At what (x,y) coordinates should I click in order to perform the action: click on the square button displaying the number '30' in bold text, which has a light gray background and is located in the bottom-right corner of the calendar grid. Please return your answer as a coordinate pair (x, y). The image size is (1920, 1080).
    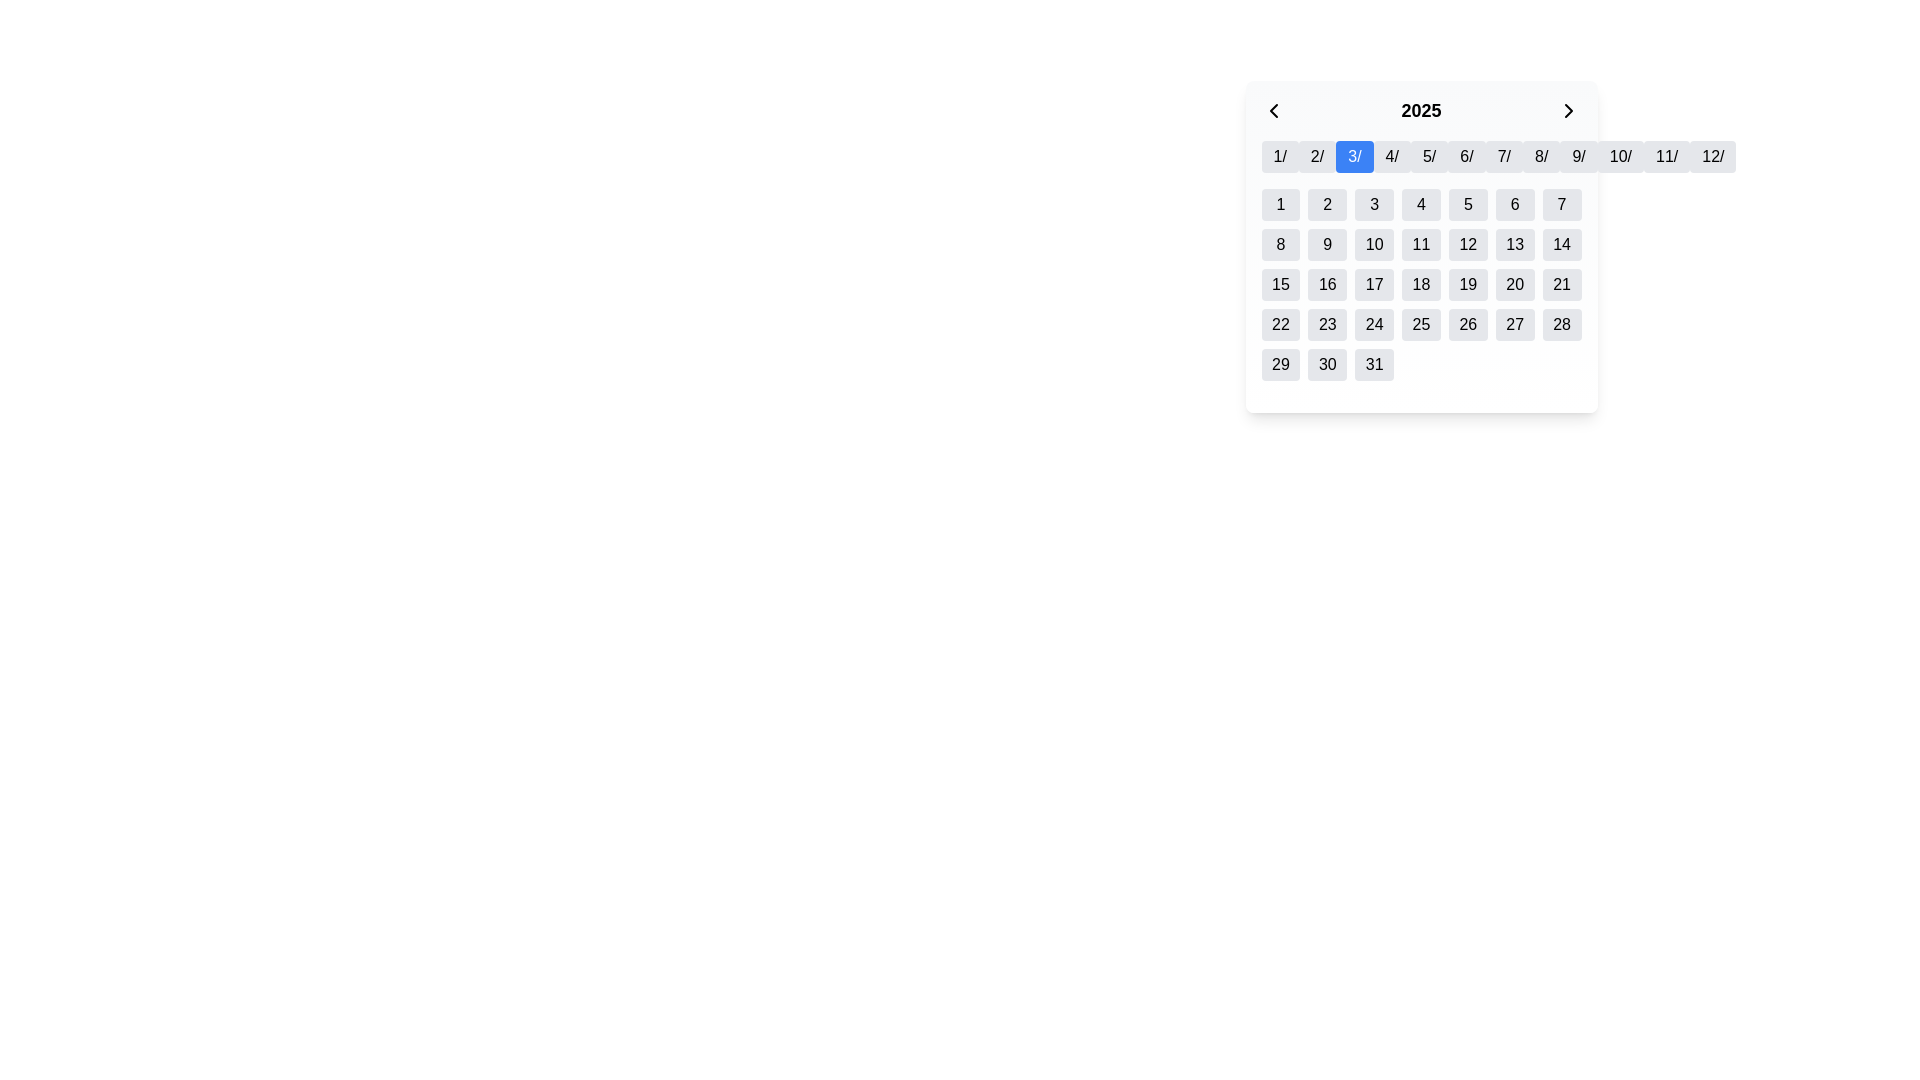
    Looking at the image, I should click on (1327, 365).